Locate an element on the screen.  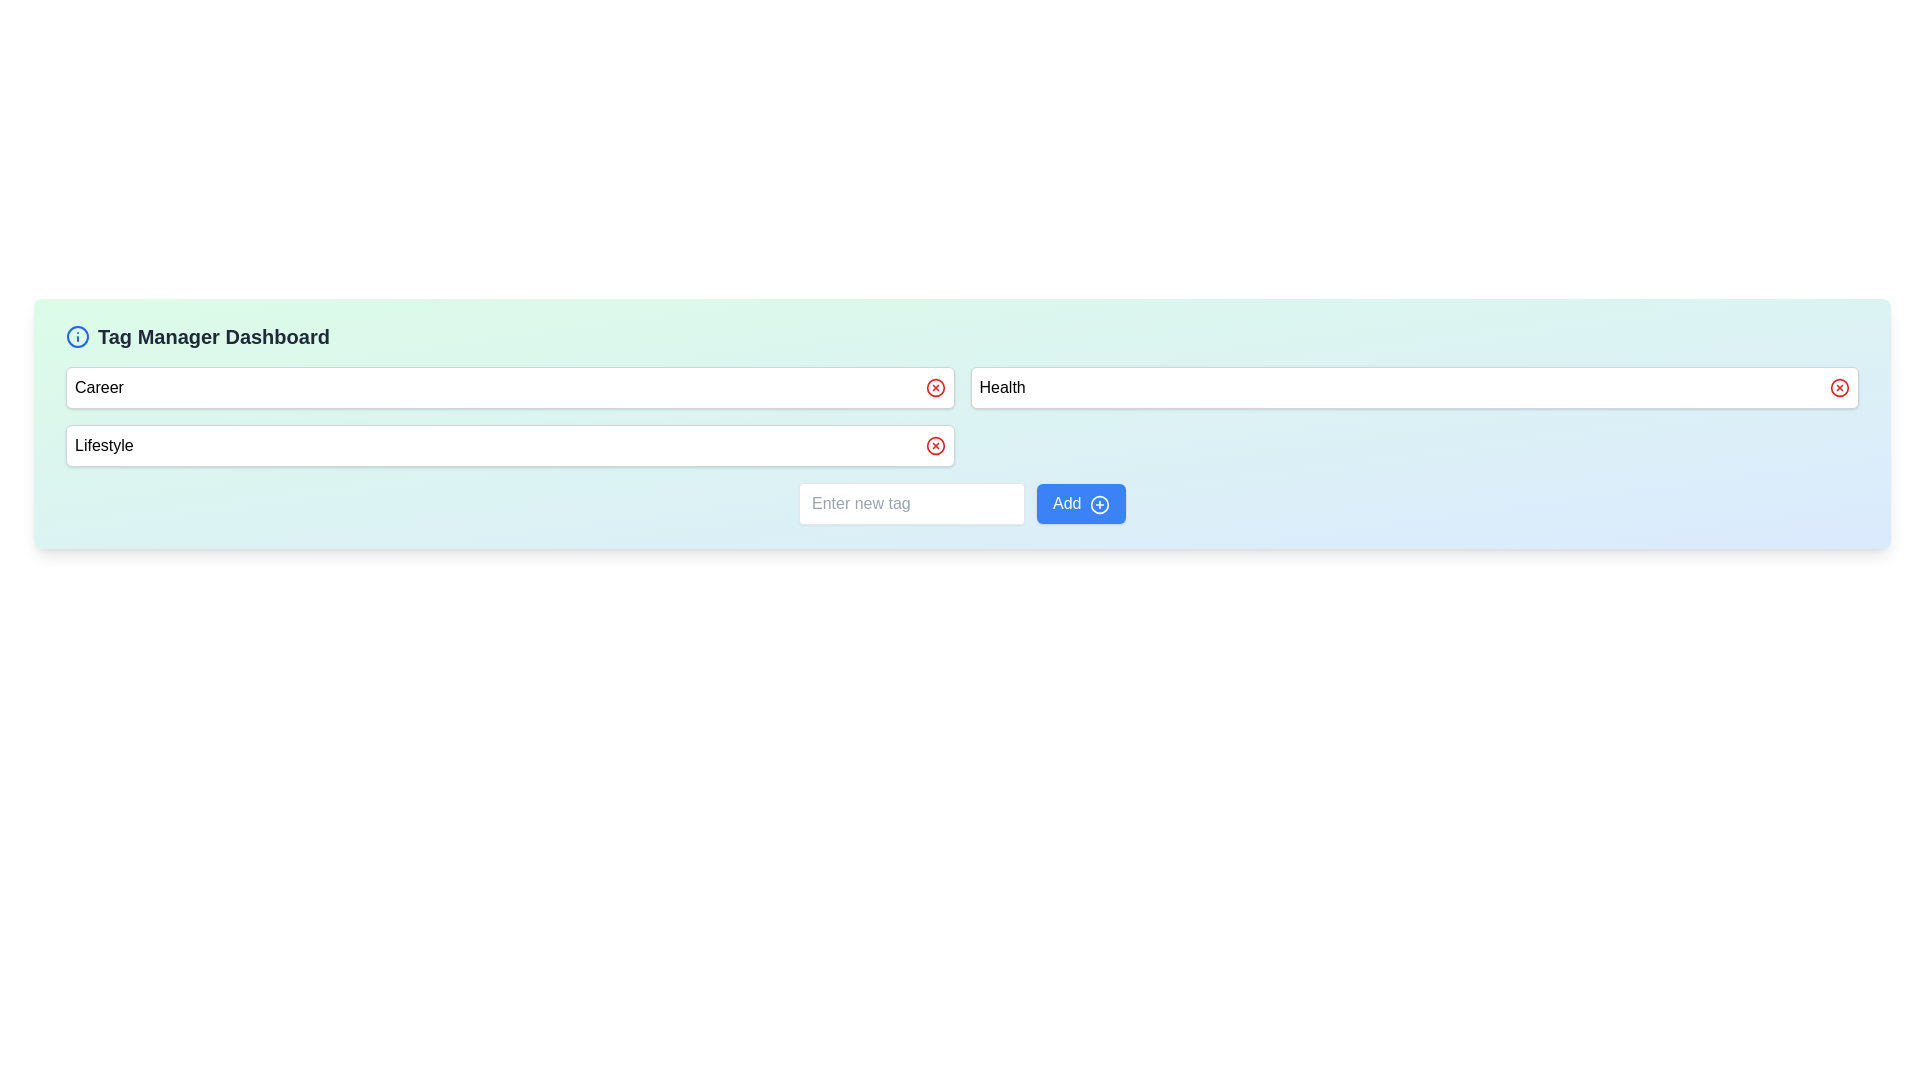
the circular graphical element, styled with a border and positioned within an interactive button is located at coordinates (1098, 503).